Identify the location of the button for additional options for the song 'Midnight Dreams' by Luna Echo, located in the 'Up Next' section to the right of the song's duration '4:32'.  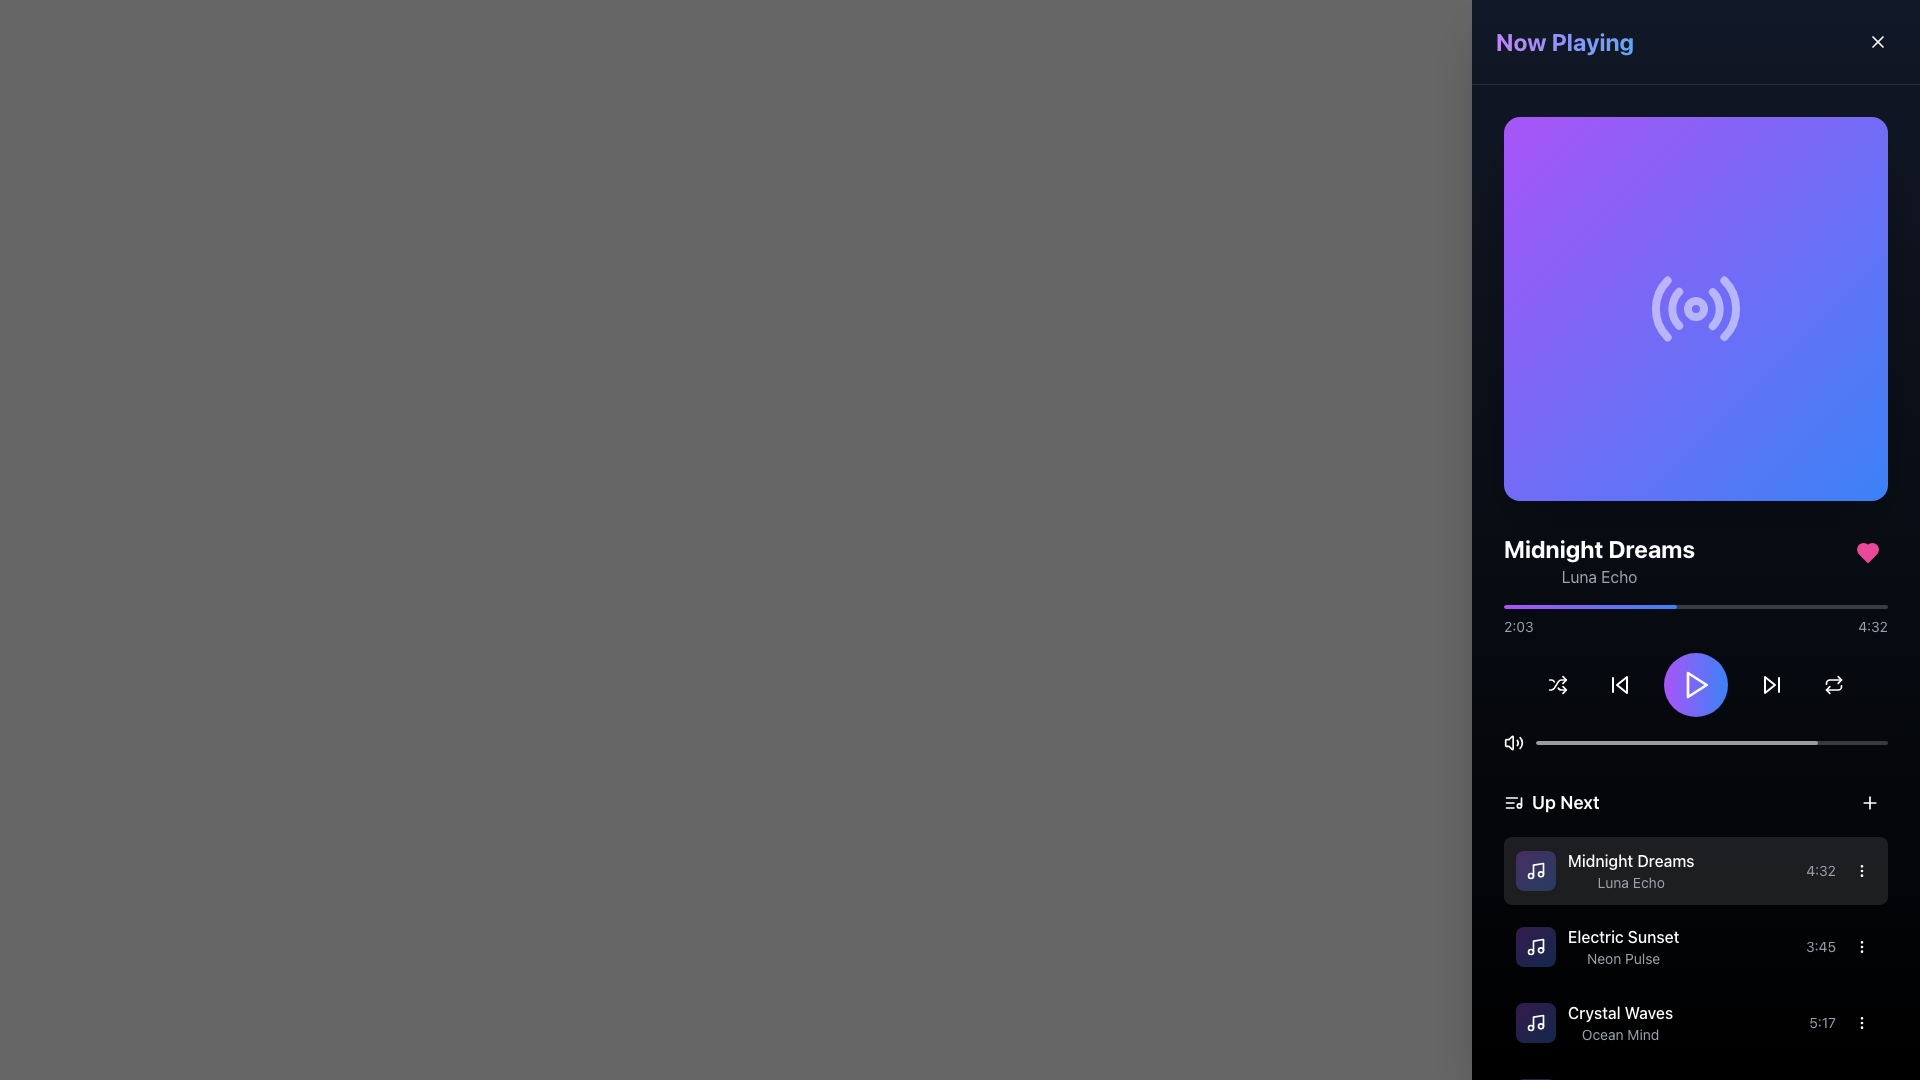
(1861, 870).